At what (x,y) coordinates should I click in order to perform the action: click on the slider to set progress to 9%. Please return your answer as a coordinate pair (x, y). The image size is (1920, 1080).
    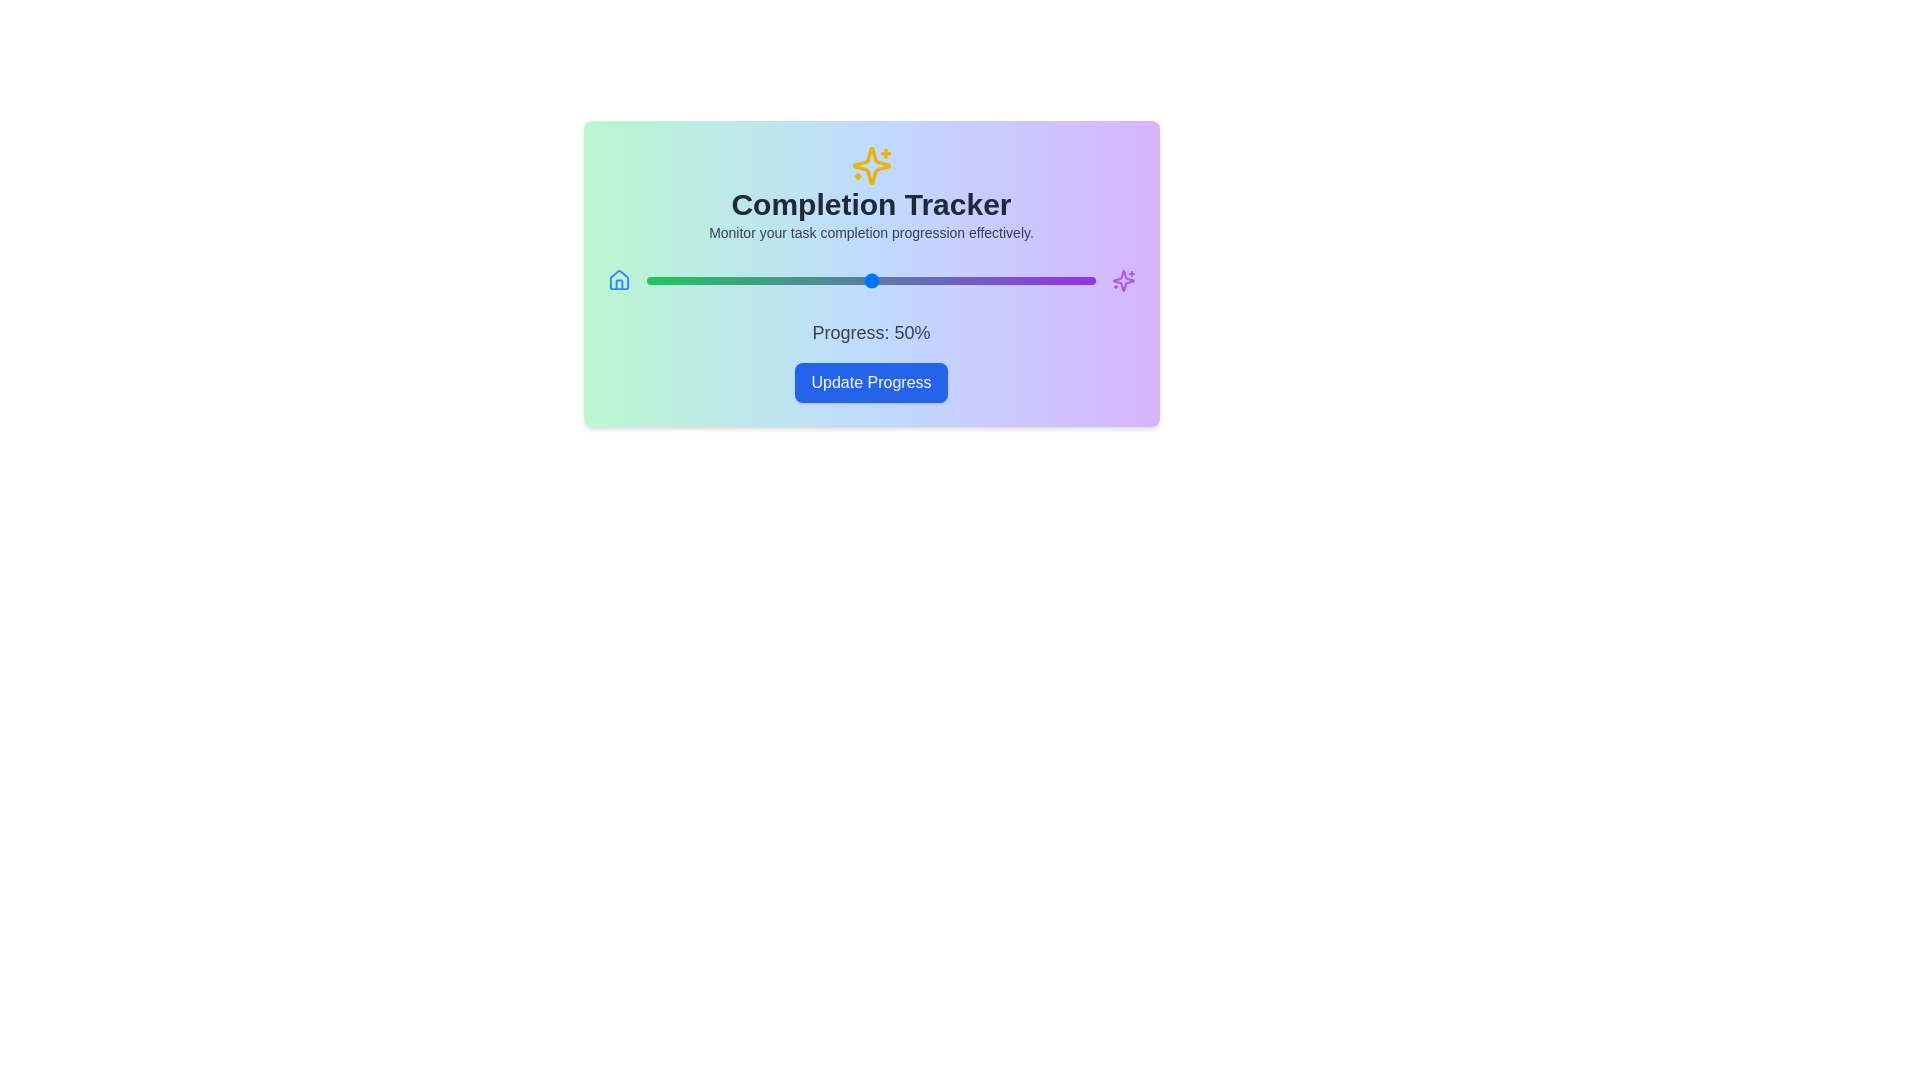
    Looking at the image, I should click on (687, 281).